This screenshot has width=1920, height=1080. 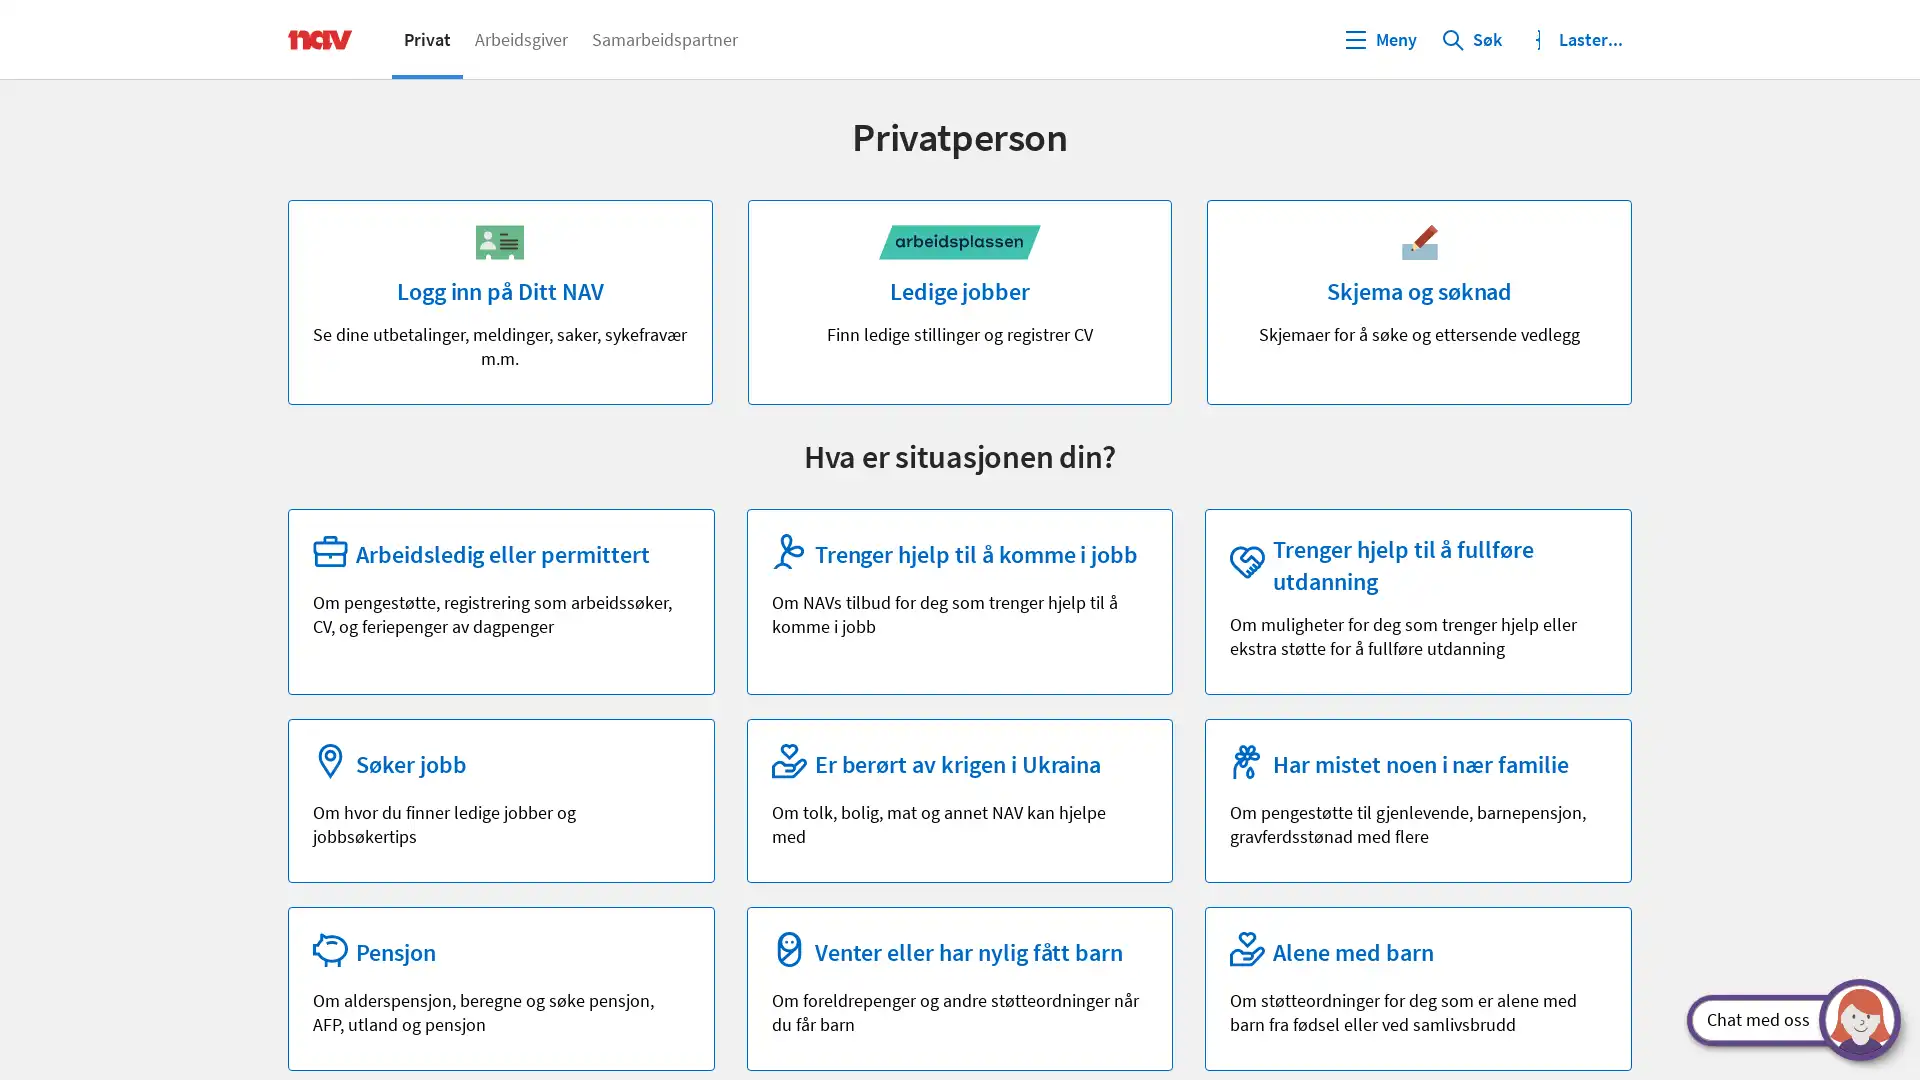 What do you see at coordinates (1776, 1019) in the screenshot?
I see `Chat med oss .` at bounding box center [1776, 1019].